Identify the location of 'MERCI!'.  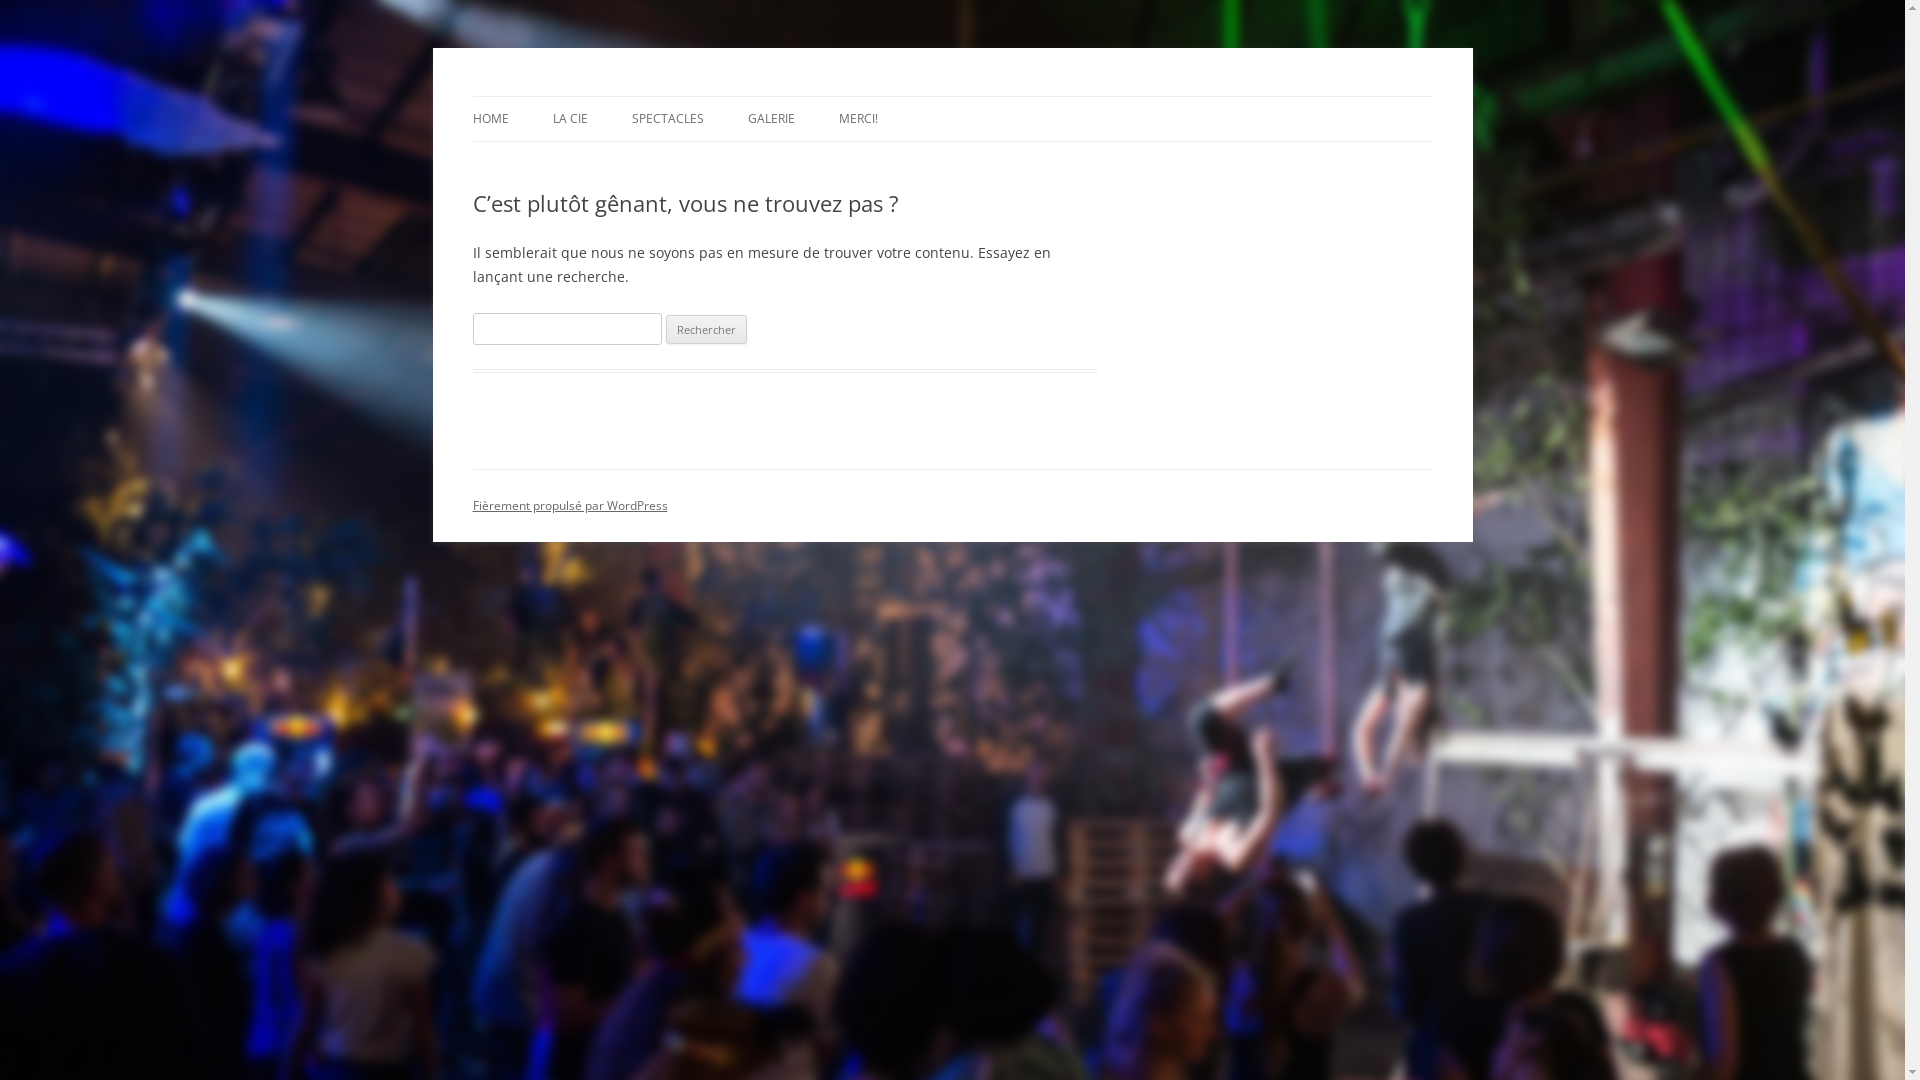
(857, 119).